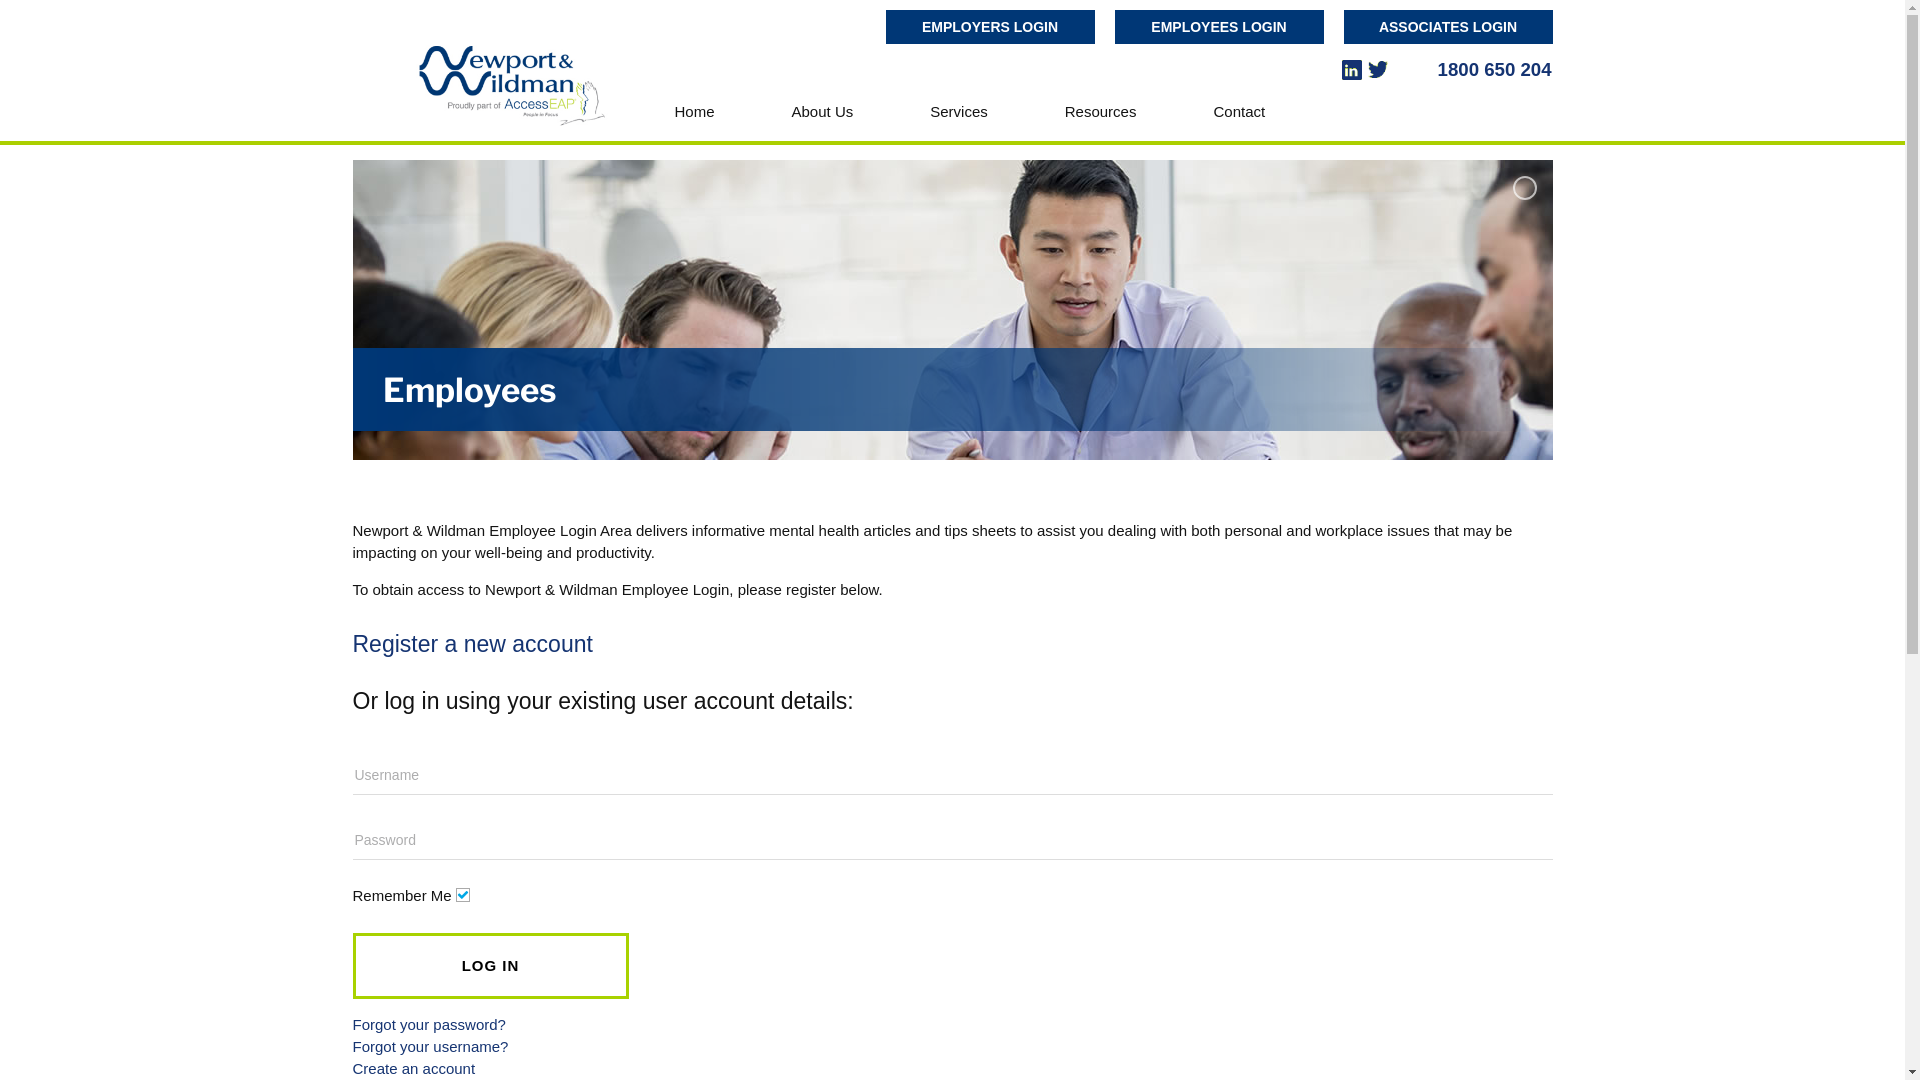  What do you see at coordinates (489, 964) in the screenshot?
I see `'LOG IN'` at bounding box center [489, 964].